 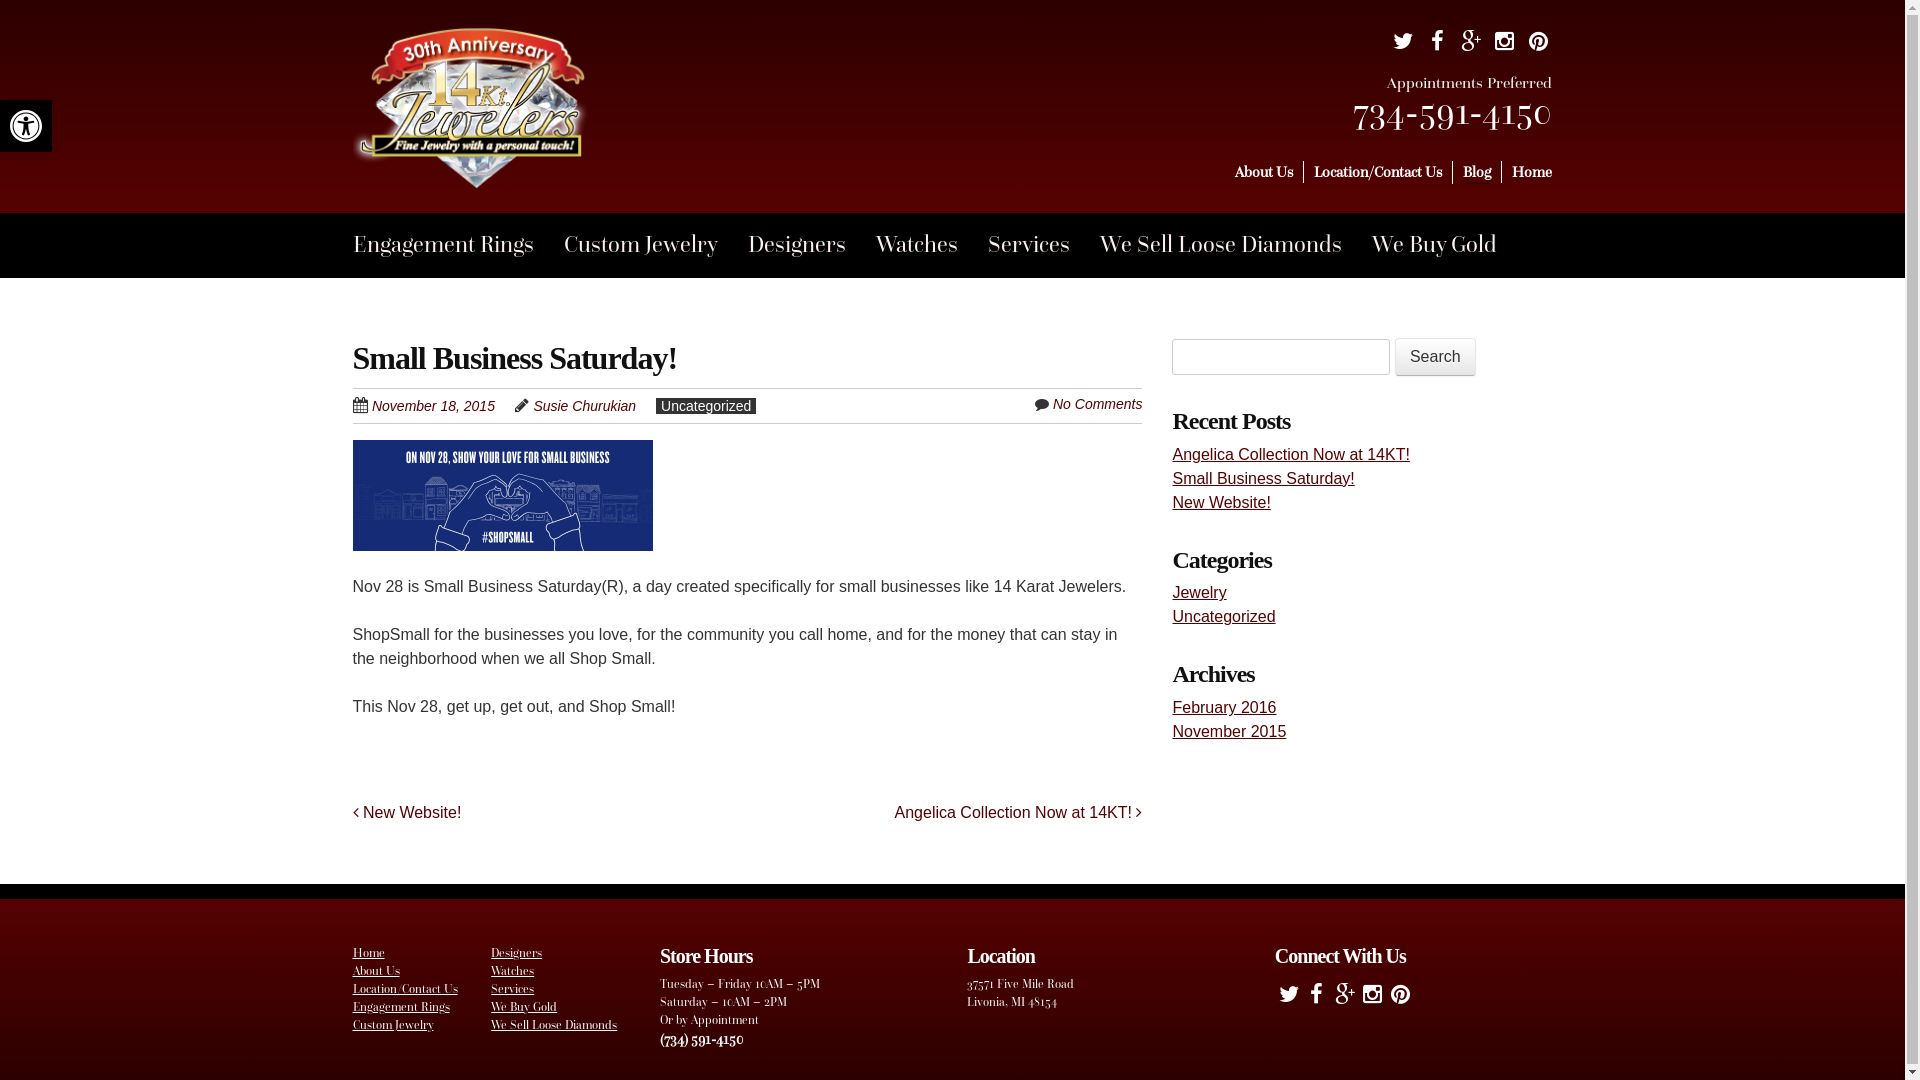 What do you see at coordinates (405, 812) in the screenshot?
I see `'New Website!'` at bounding box center [405, 812].